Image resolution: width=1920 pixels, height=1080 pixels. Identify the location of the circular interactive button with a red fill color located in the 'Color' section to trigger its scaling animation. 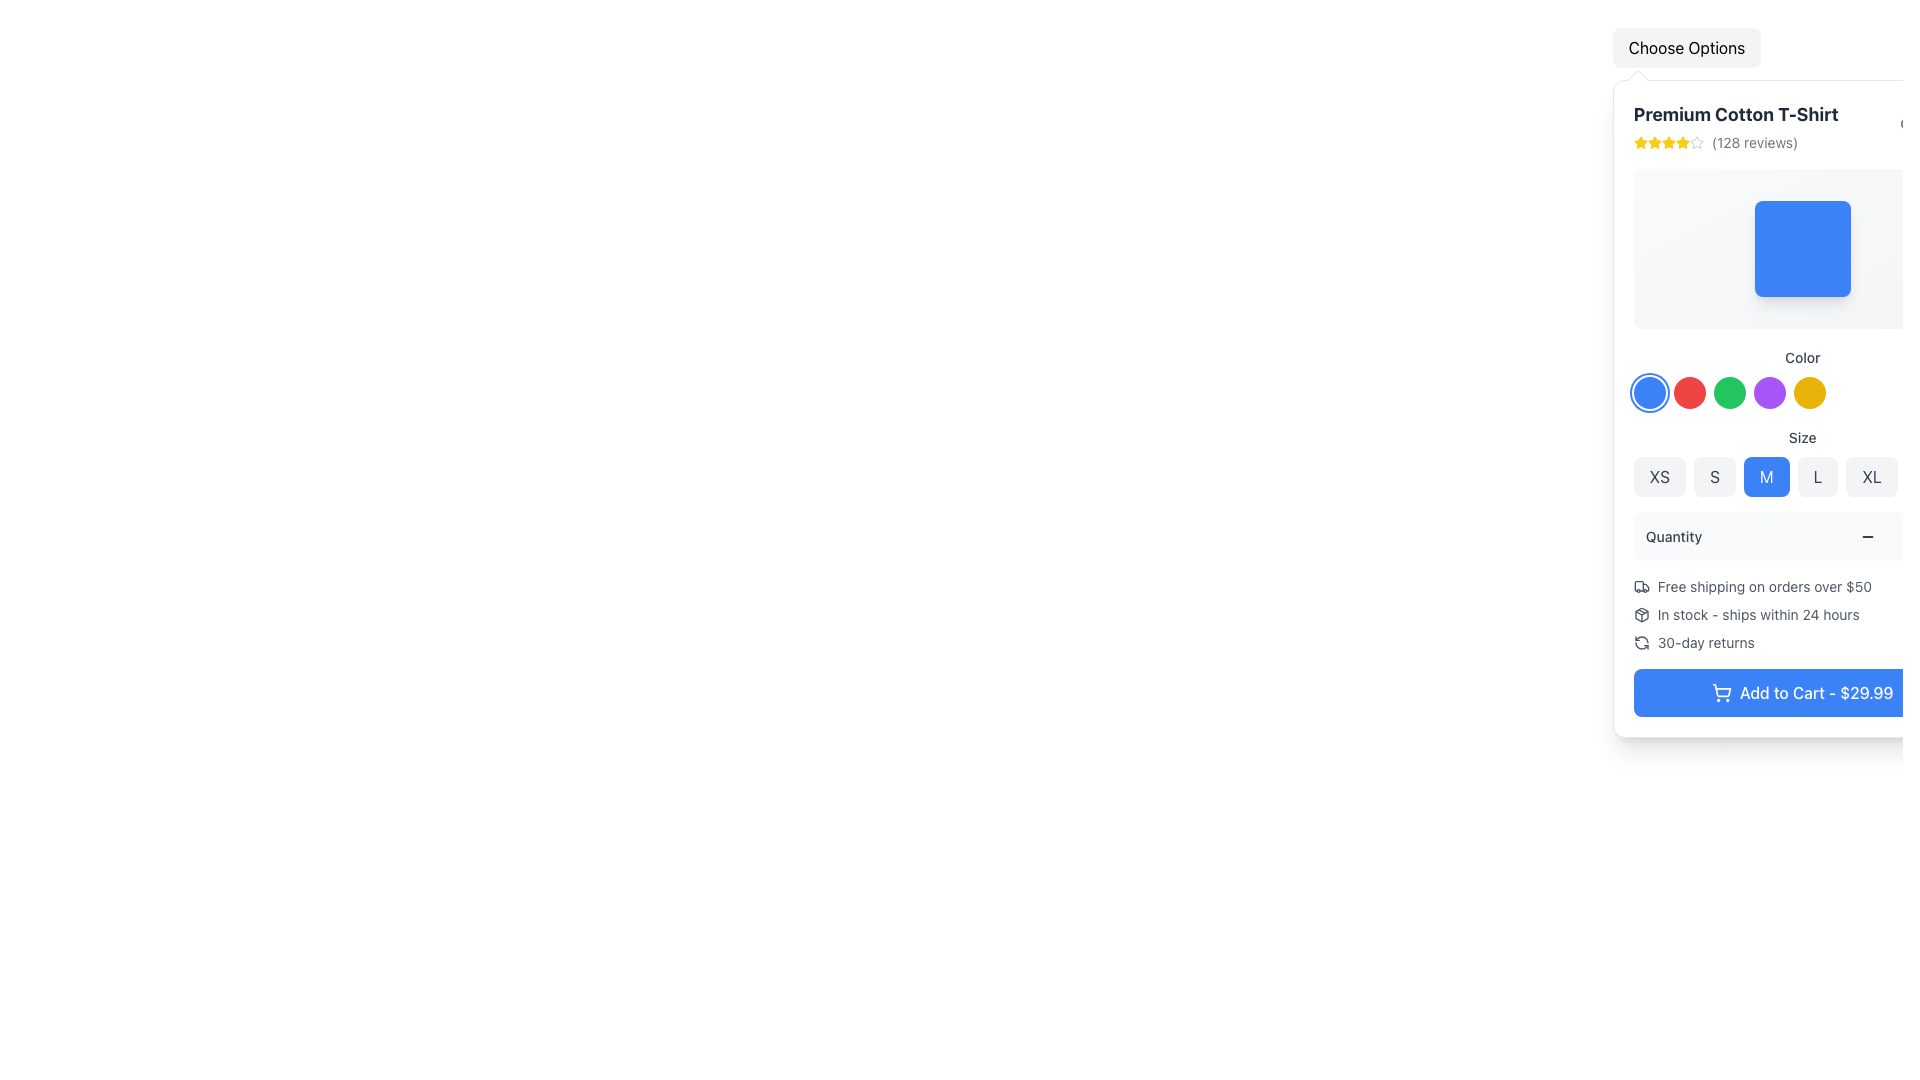
(1688, 393).